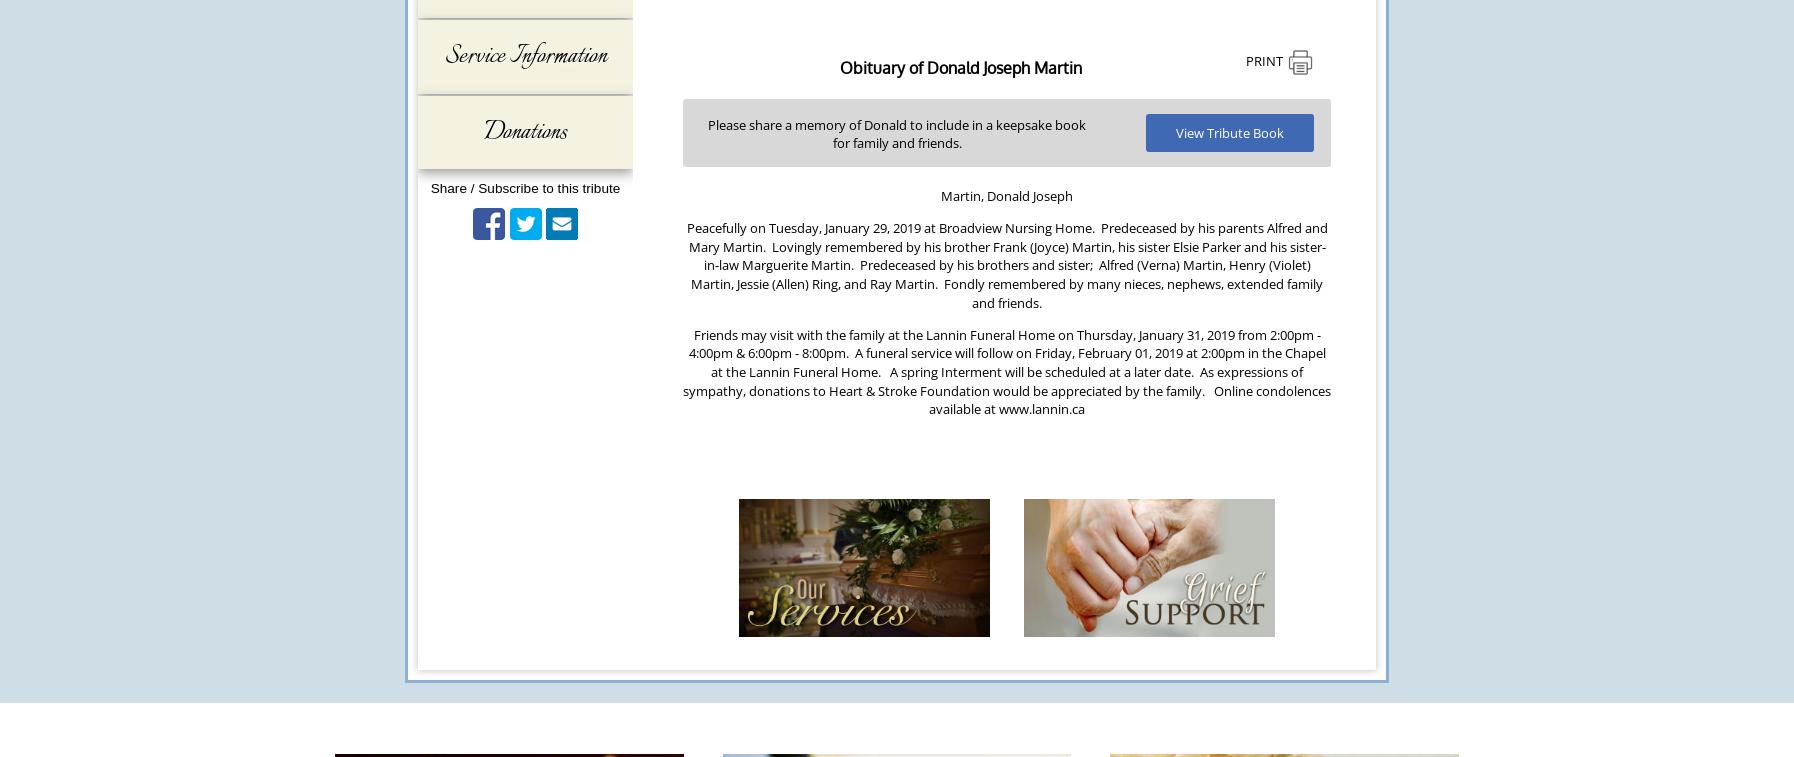  Describe the element at coordinates (429, 186) in the screenshot. I see `'Share / Subscribe to this tribute'` at that location.